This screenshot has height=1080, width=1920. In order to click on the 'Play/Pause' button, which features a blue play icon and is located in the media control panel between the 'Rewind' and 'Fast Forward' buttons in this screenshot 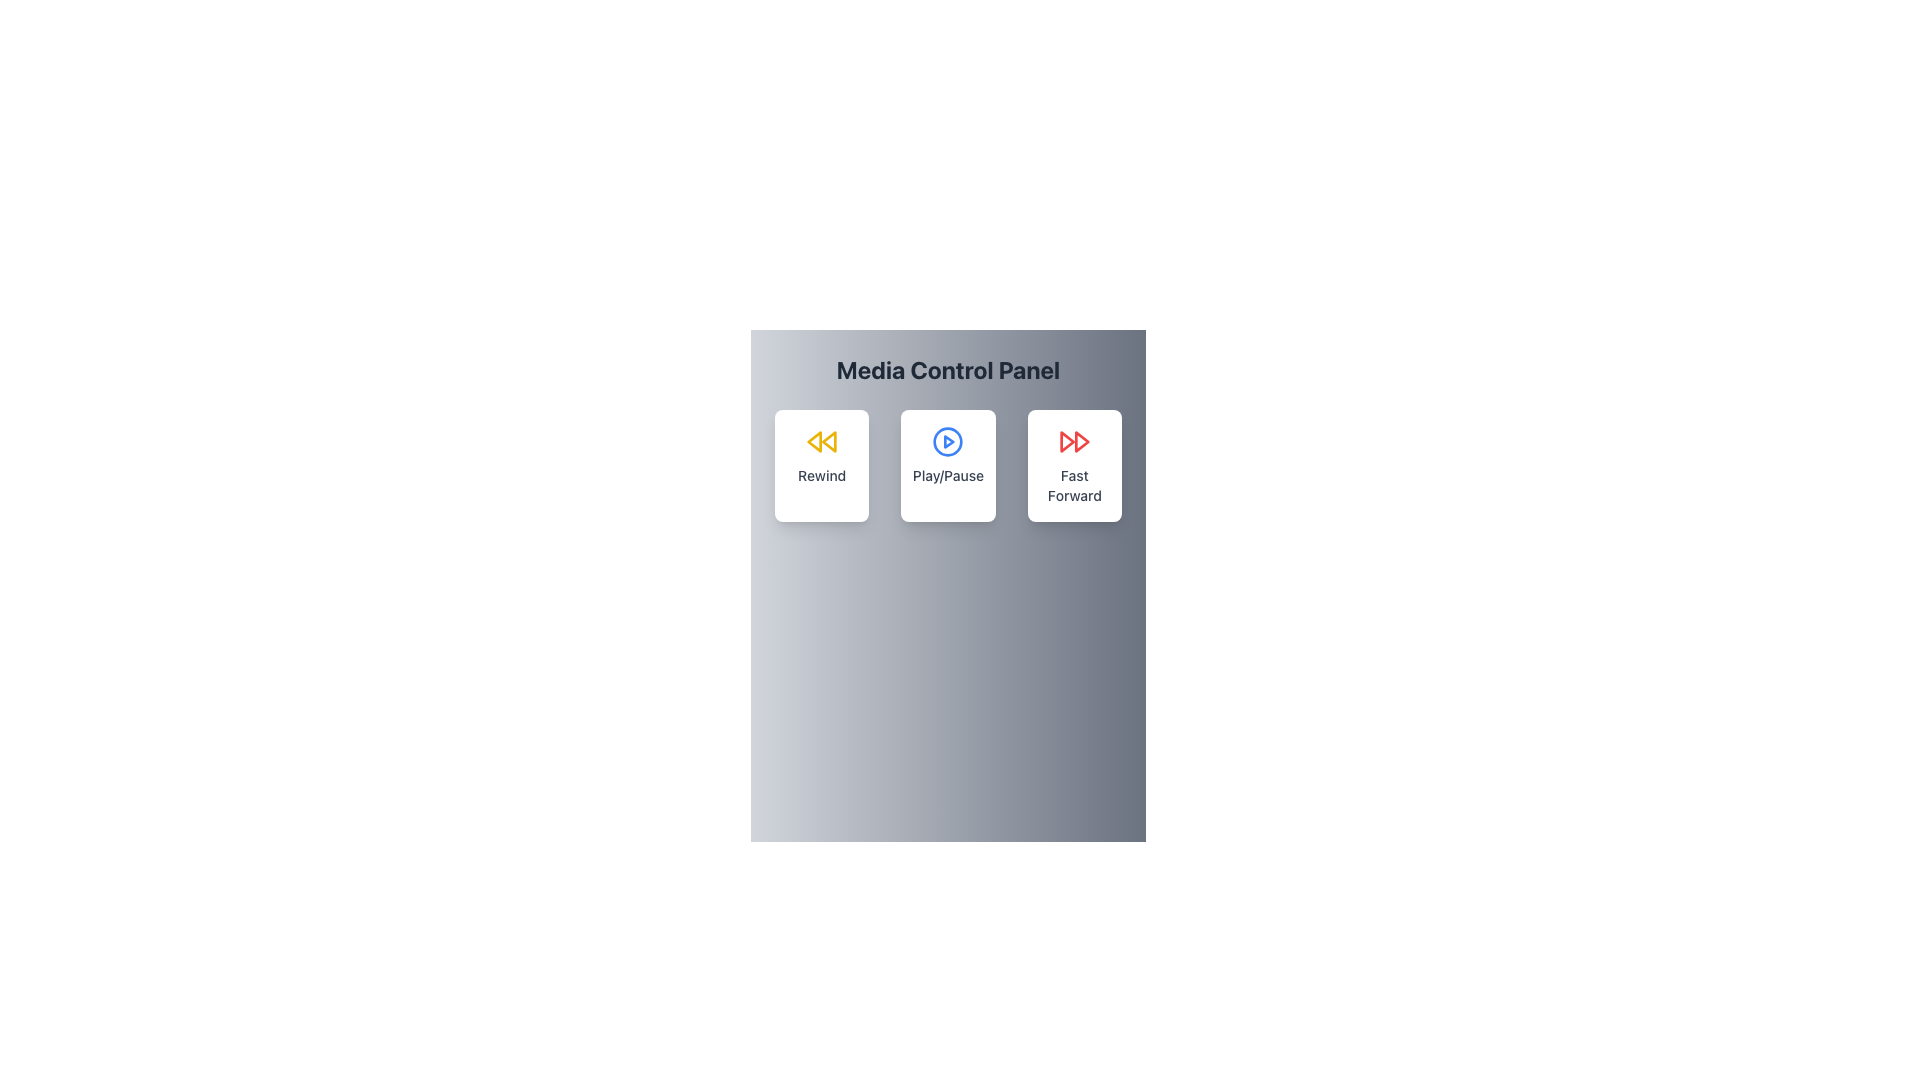, I will do `click(947, 466)`.